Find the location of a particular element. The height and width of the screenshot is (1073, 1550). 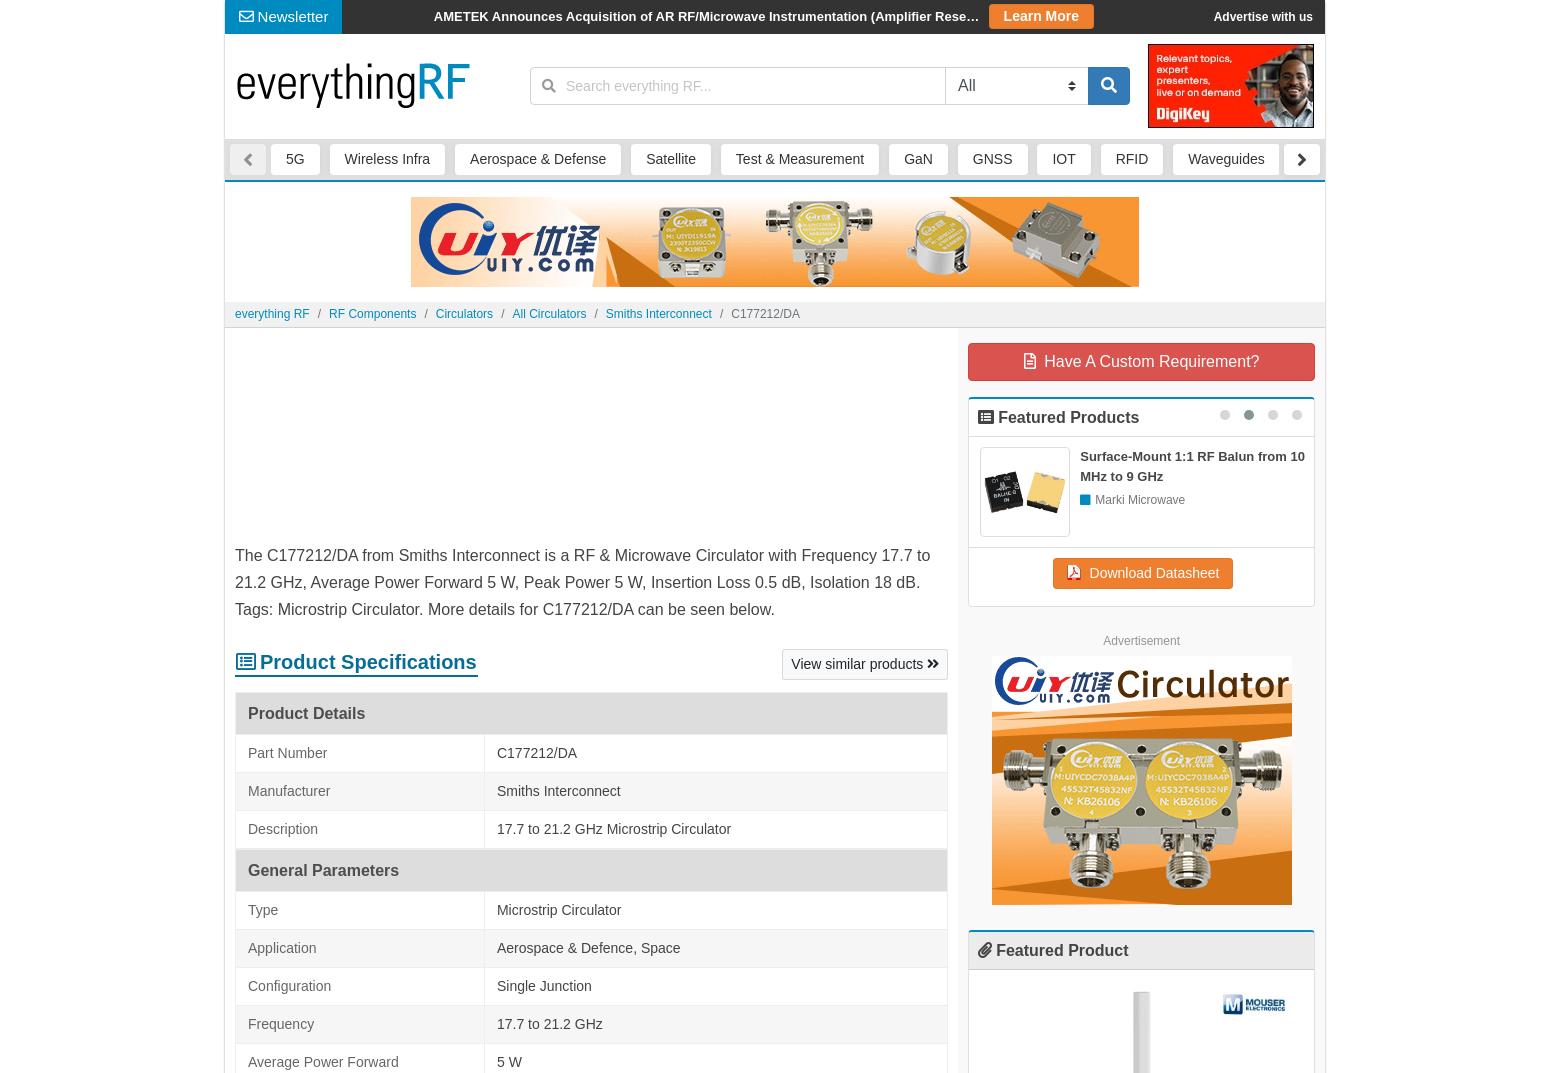

'Directory' is located at coordinates (802, 17).